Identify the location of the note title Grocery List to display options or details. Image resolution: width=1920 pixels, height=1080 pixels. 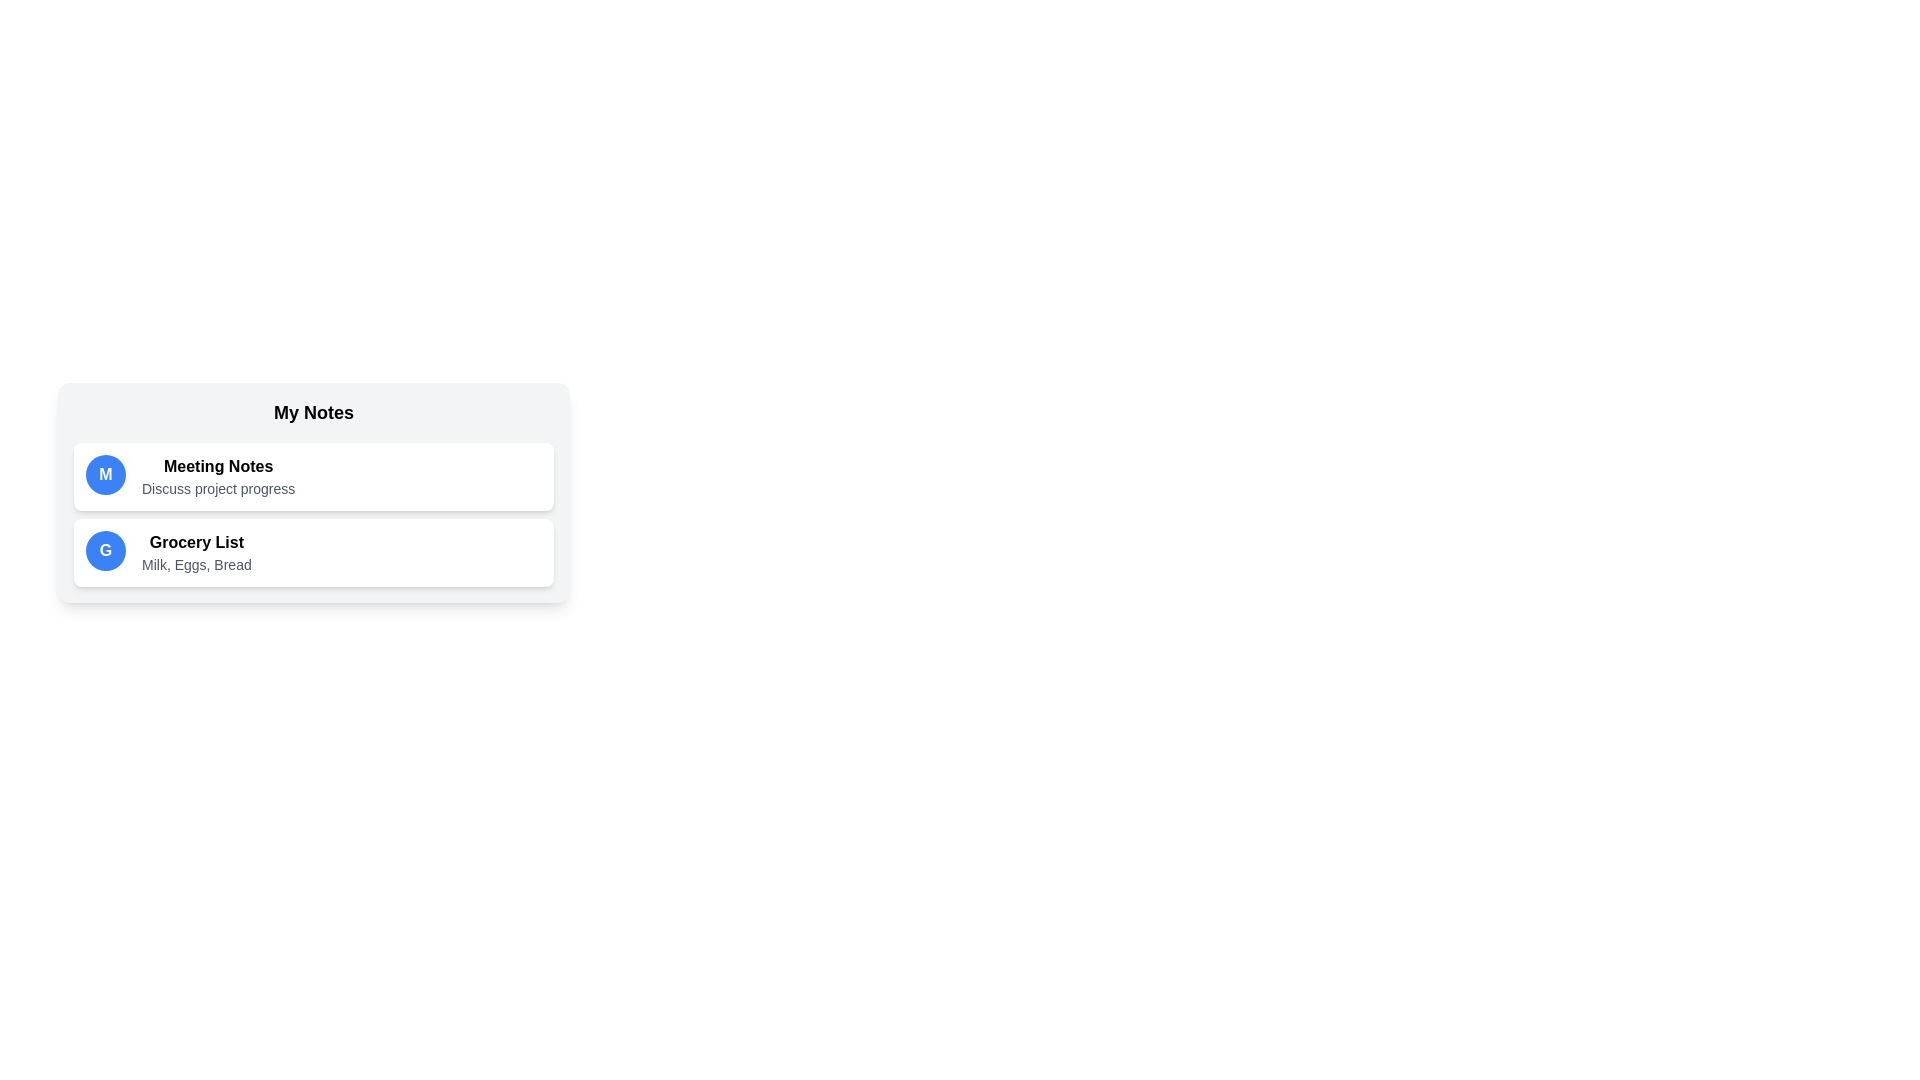
(196, 543).